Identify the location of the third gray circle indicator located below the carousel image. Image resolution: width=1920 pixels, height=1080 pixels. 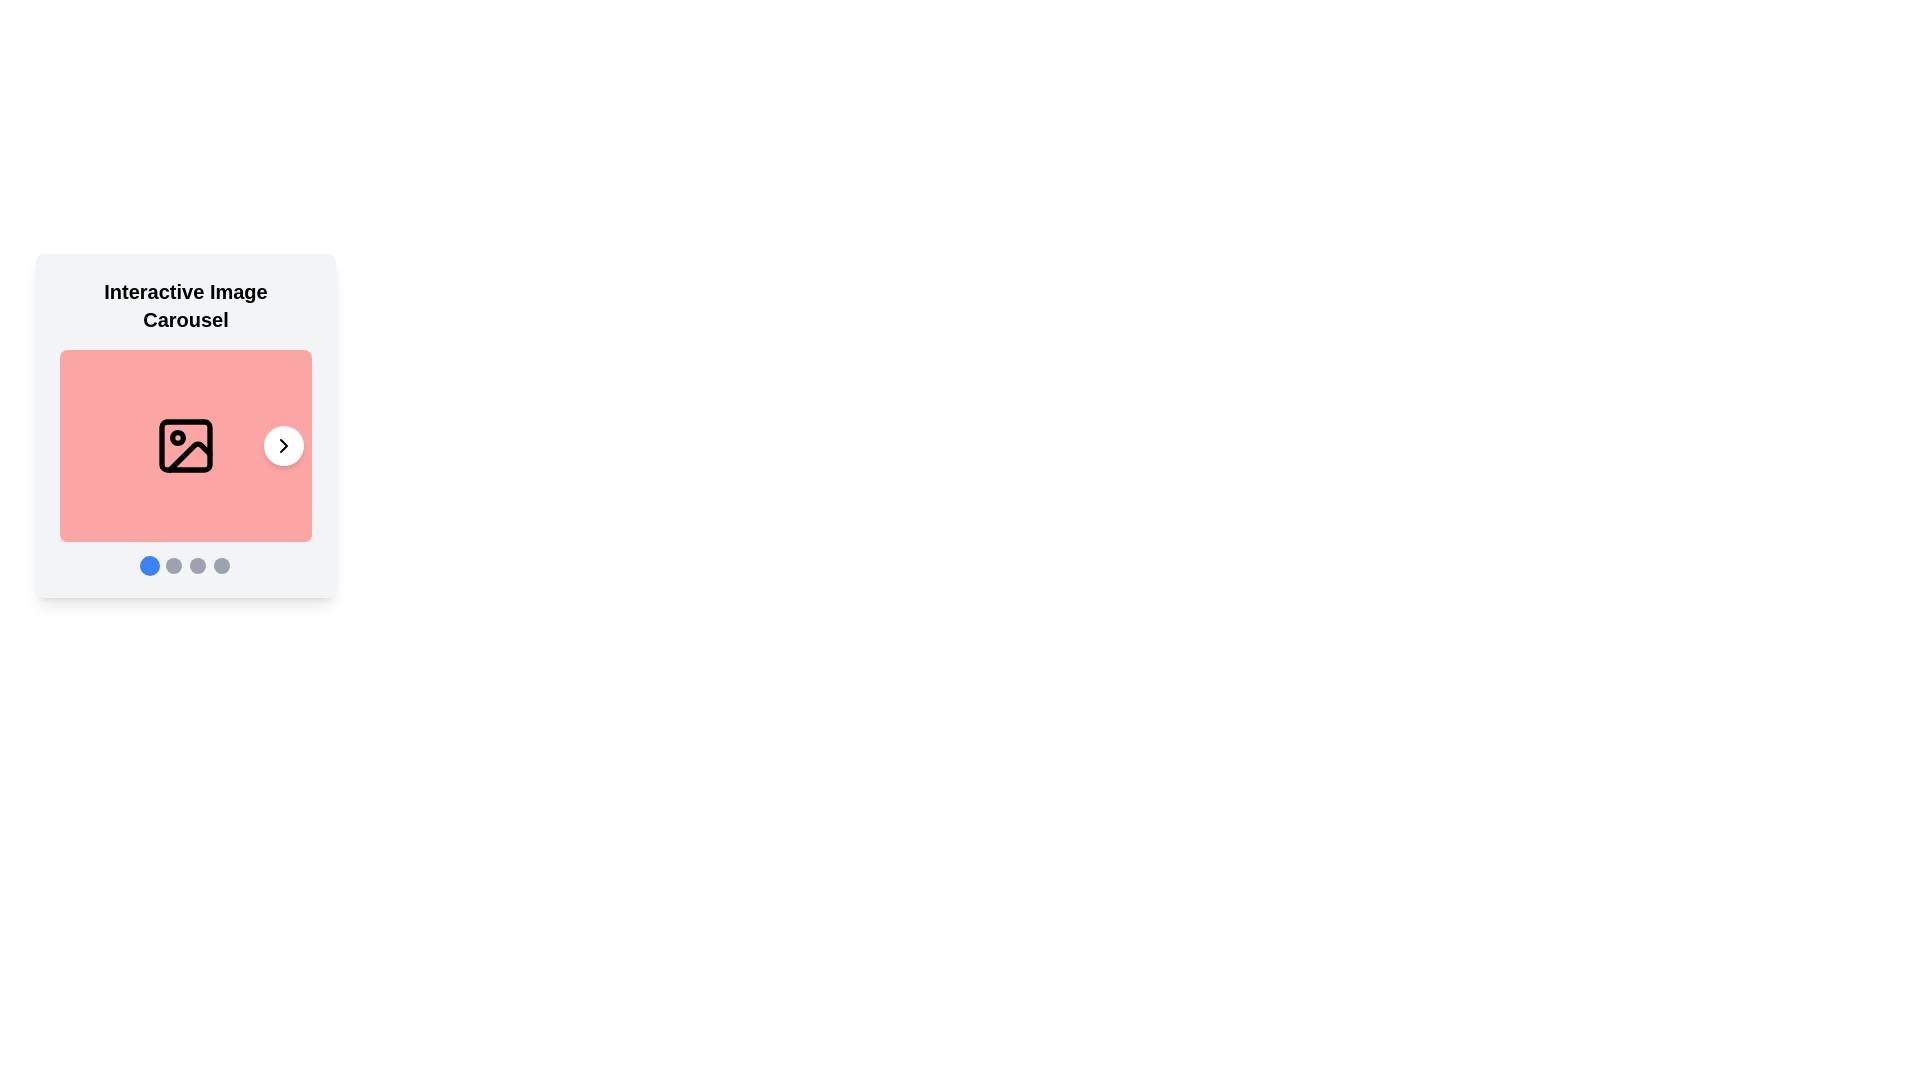
(197, 566).